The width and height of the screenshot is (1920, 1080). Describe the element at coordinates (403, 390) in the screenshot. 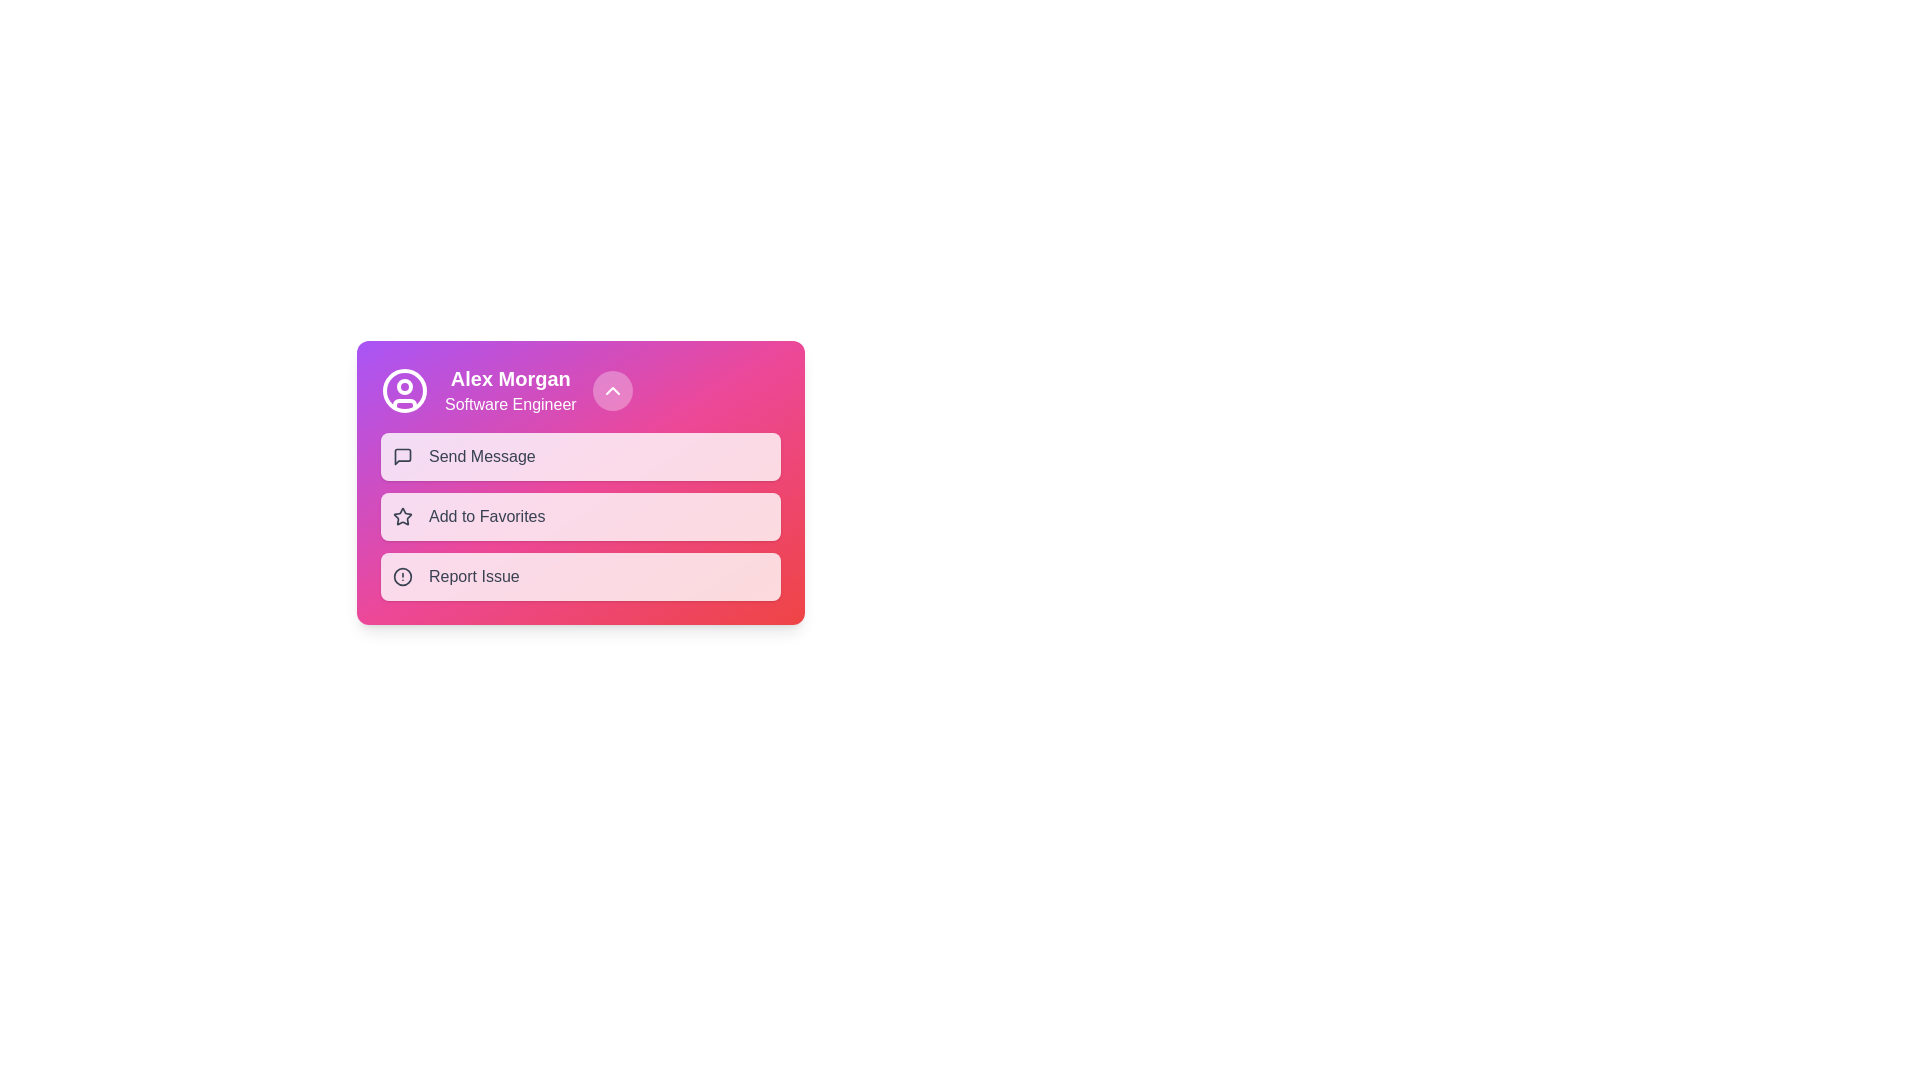

I see `the innermost graphical circle of the user profile icon, which is surrounded by a larger circle and additional graphical elements` at that location.